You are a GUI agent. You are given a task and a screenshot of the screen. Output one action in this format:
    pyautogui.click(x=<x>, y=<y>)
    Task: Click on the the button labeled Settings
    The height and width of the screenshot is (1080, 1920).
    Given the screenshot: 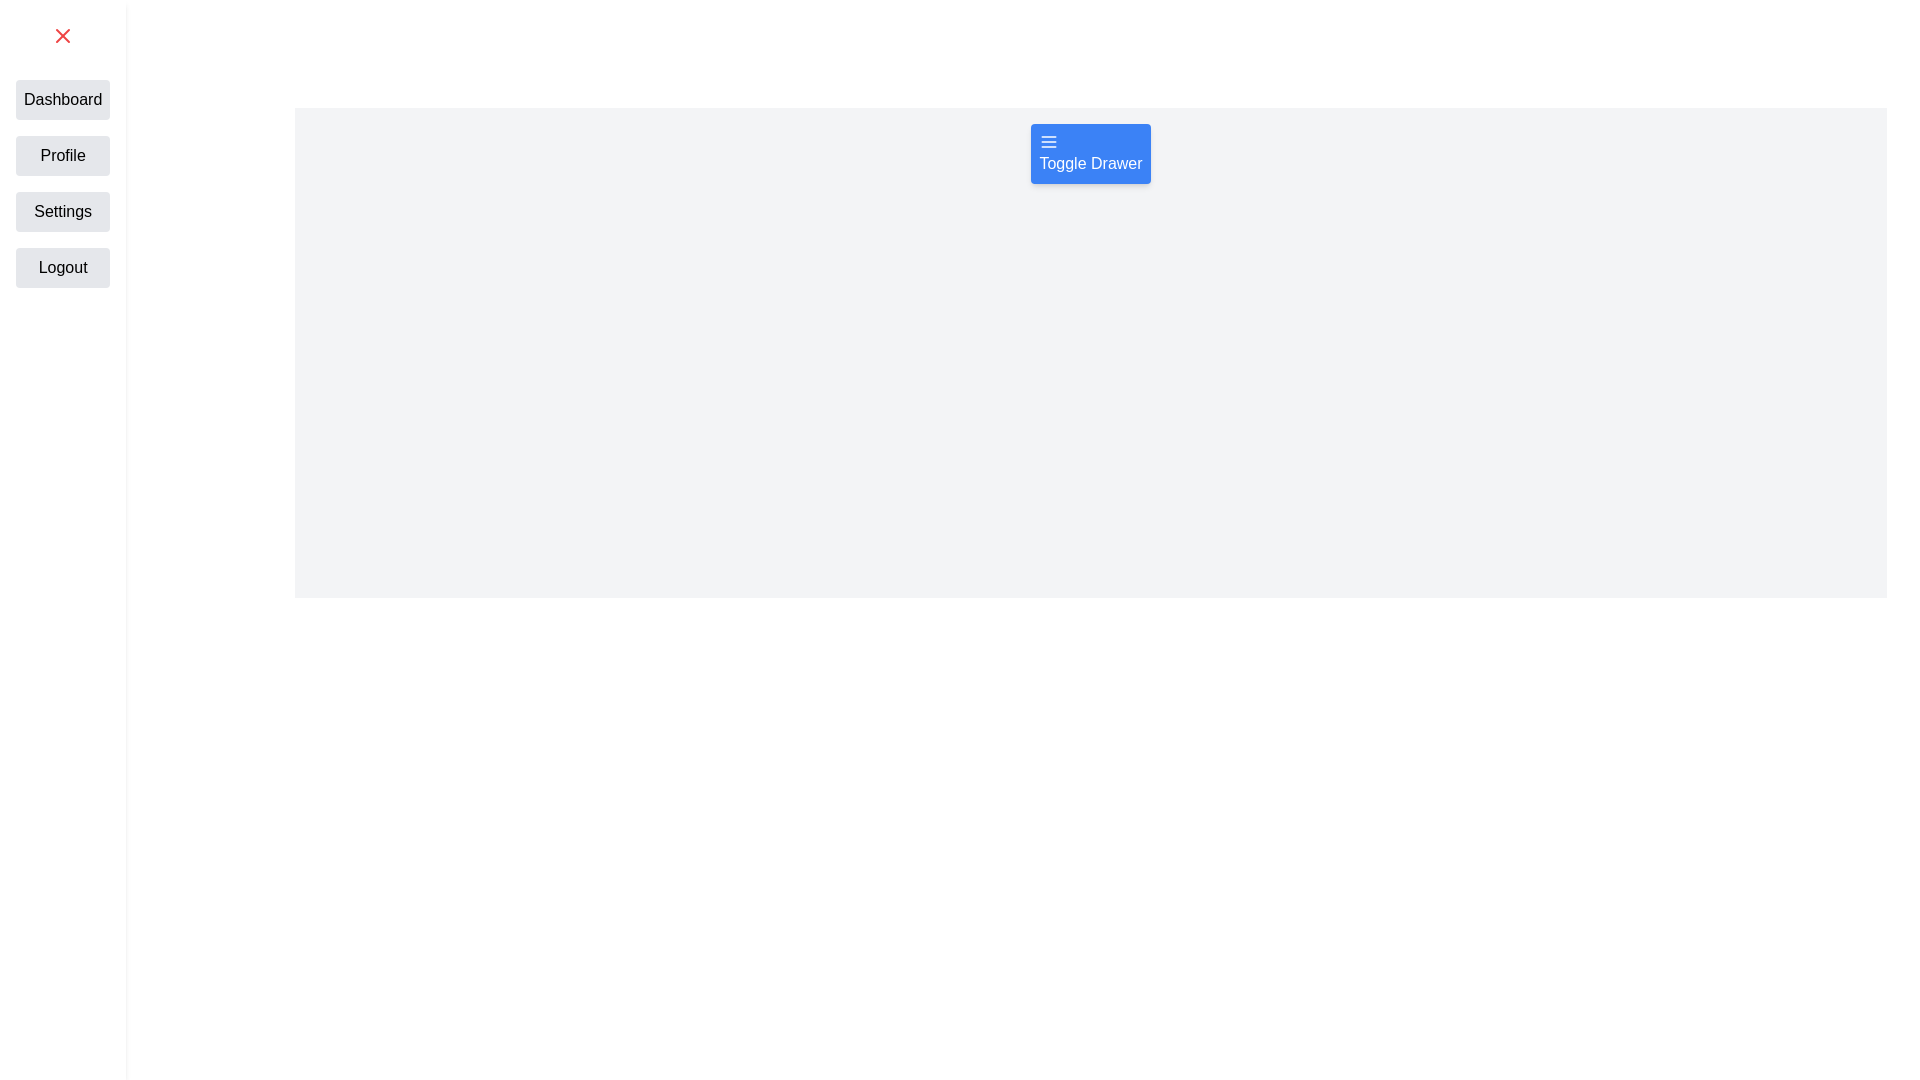 What is the action you would take?
    pyautogui.click(x=62, y=212)
    